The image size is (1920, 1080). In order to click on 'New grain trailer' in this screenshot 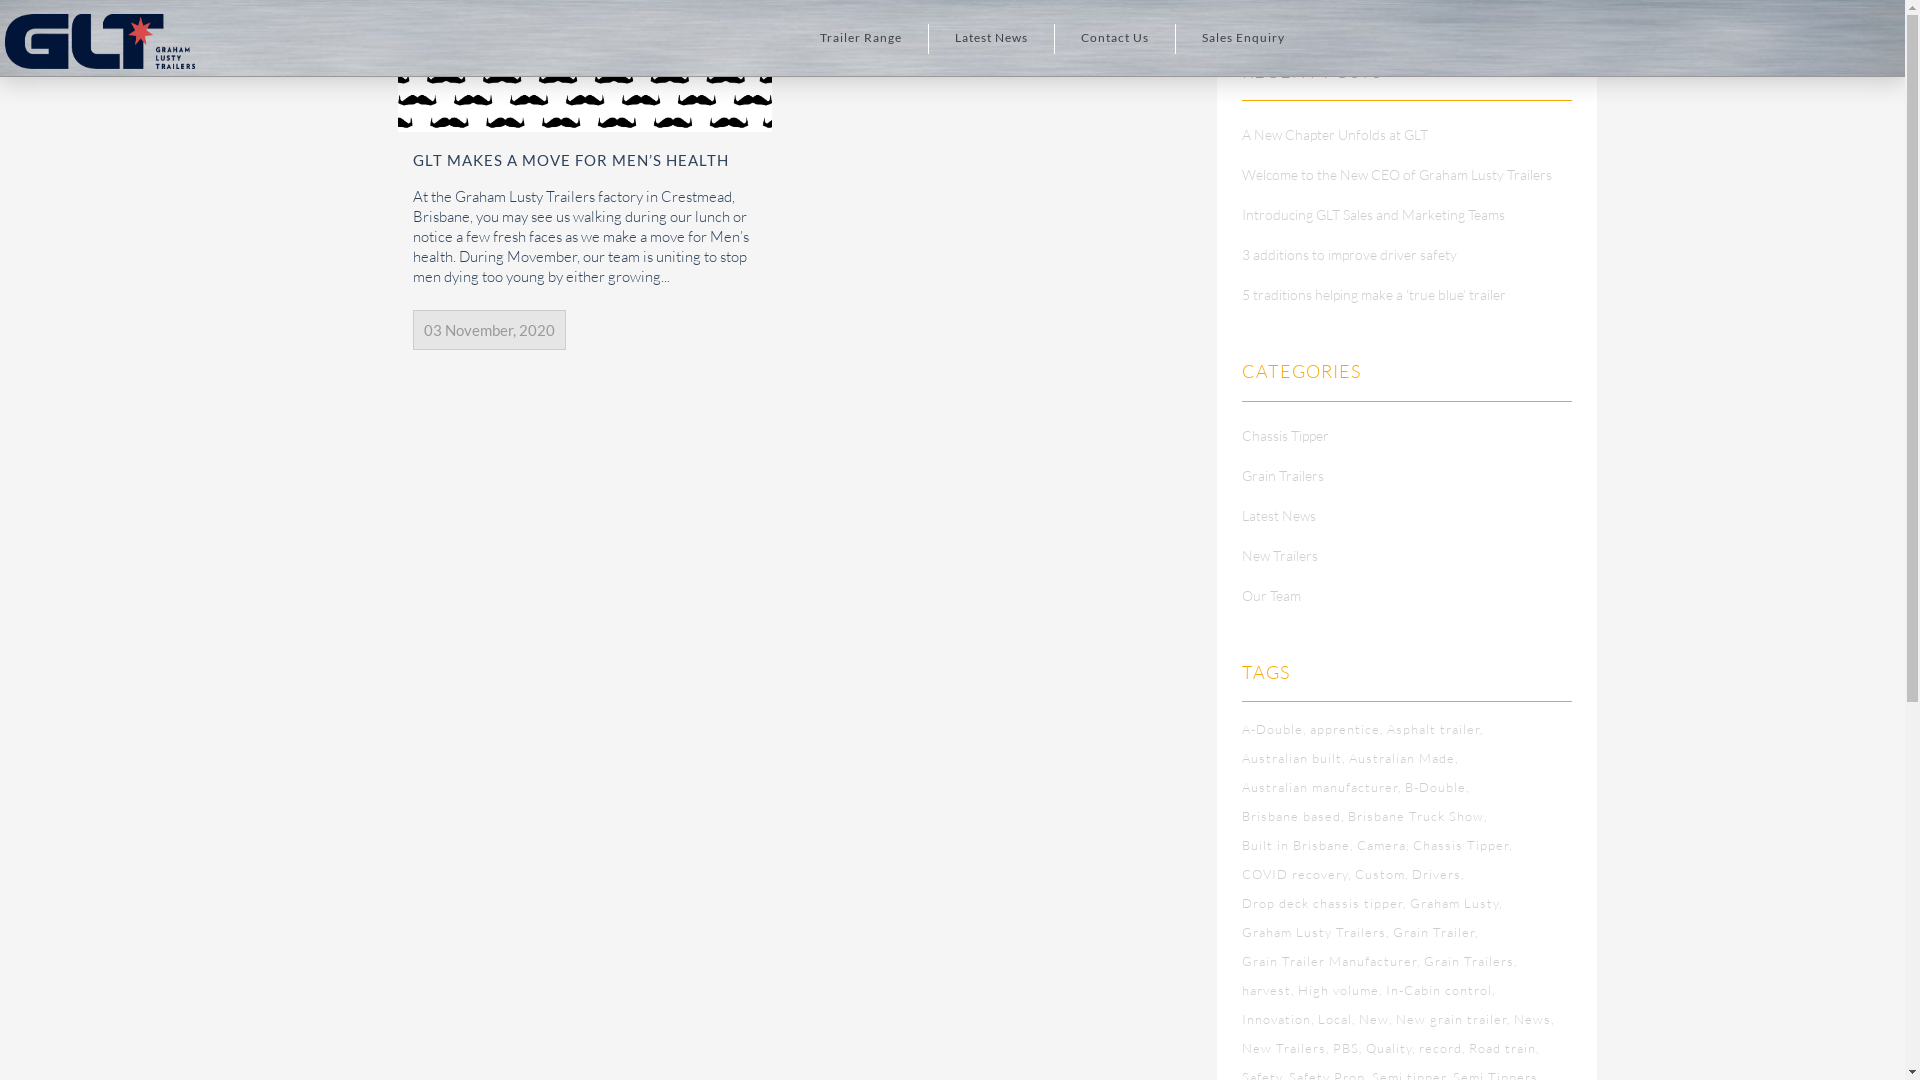, I will do `click(1453, 1018)`.